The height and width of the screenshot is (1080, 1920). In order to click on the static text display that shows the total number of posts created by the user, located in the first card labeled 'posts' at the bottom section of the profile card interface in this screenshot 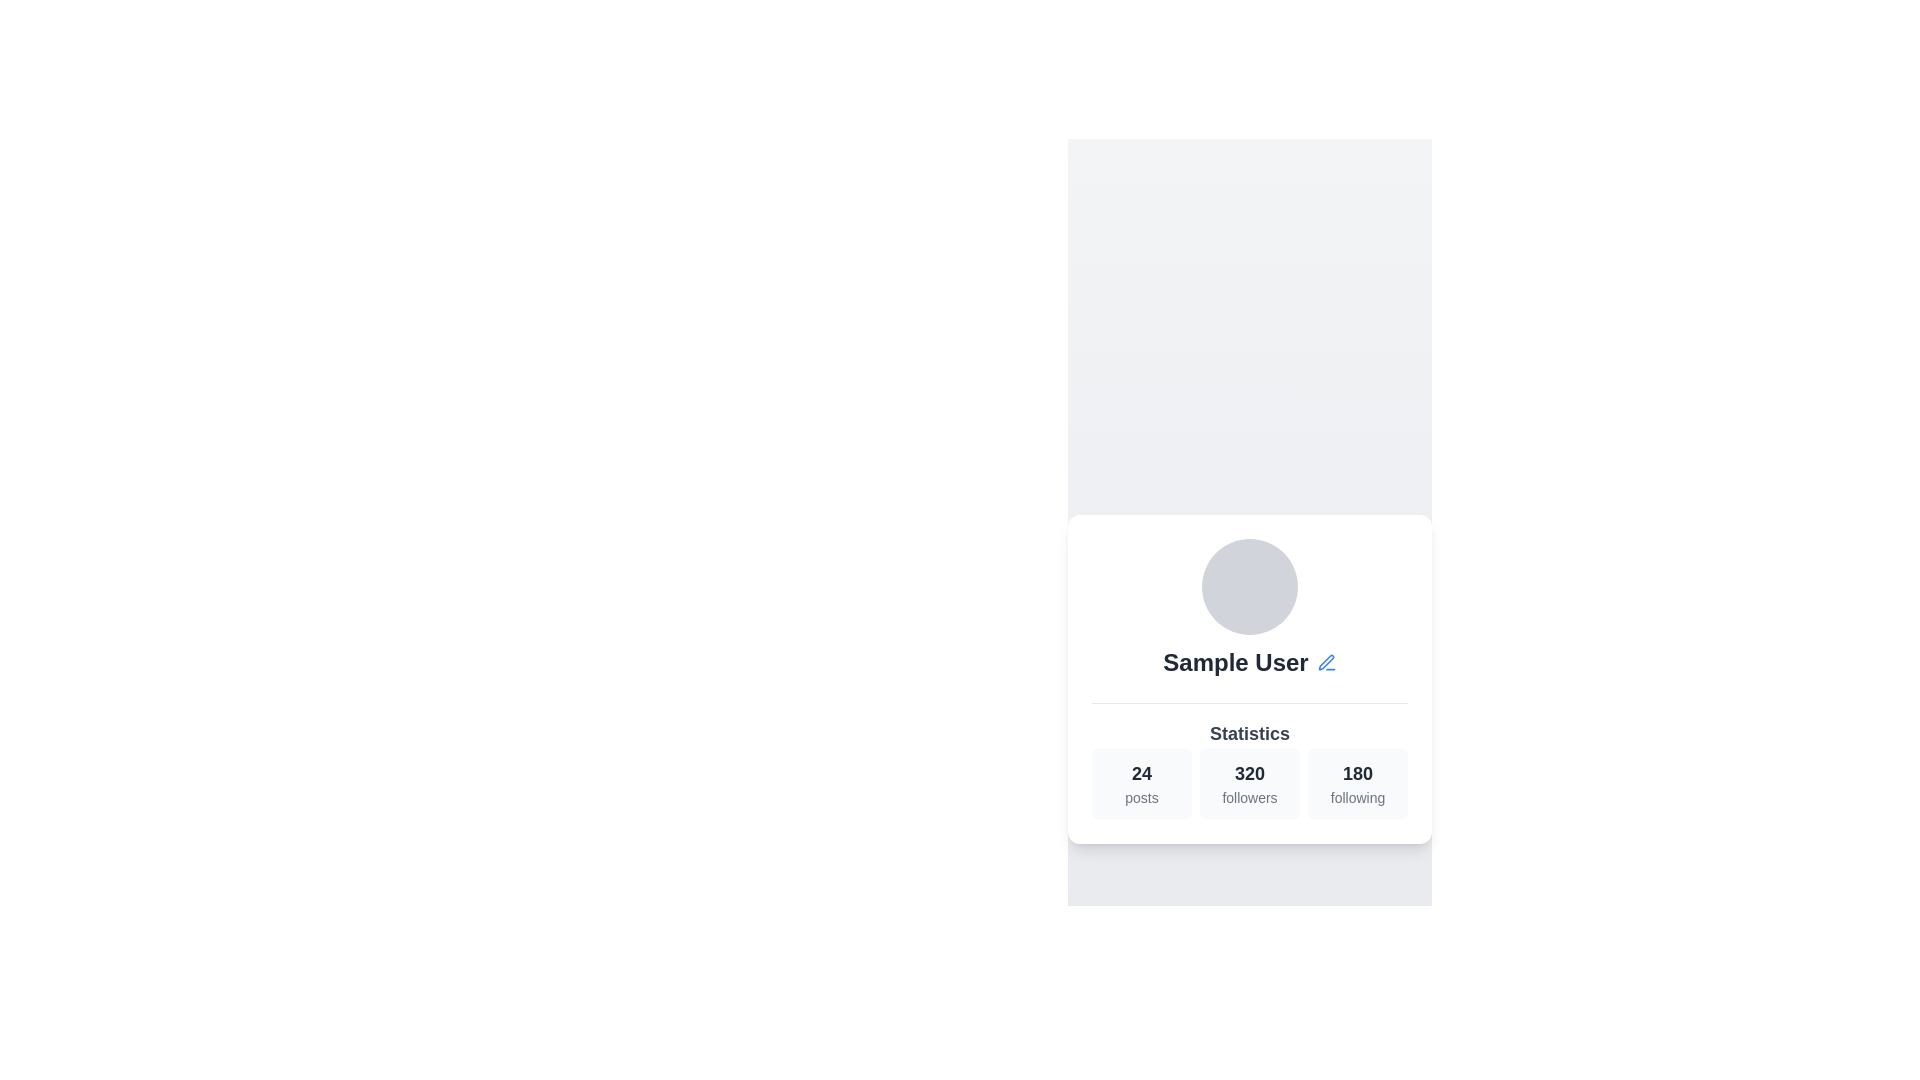, I will do `click(1142, 772)`.